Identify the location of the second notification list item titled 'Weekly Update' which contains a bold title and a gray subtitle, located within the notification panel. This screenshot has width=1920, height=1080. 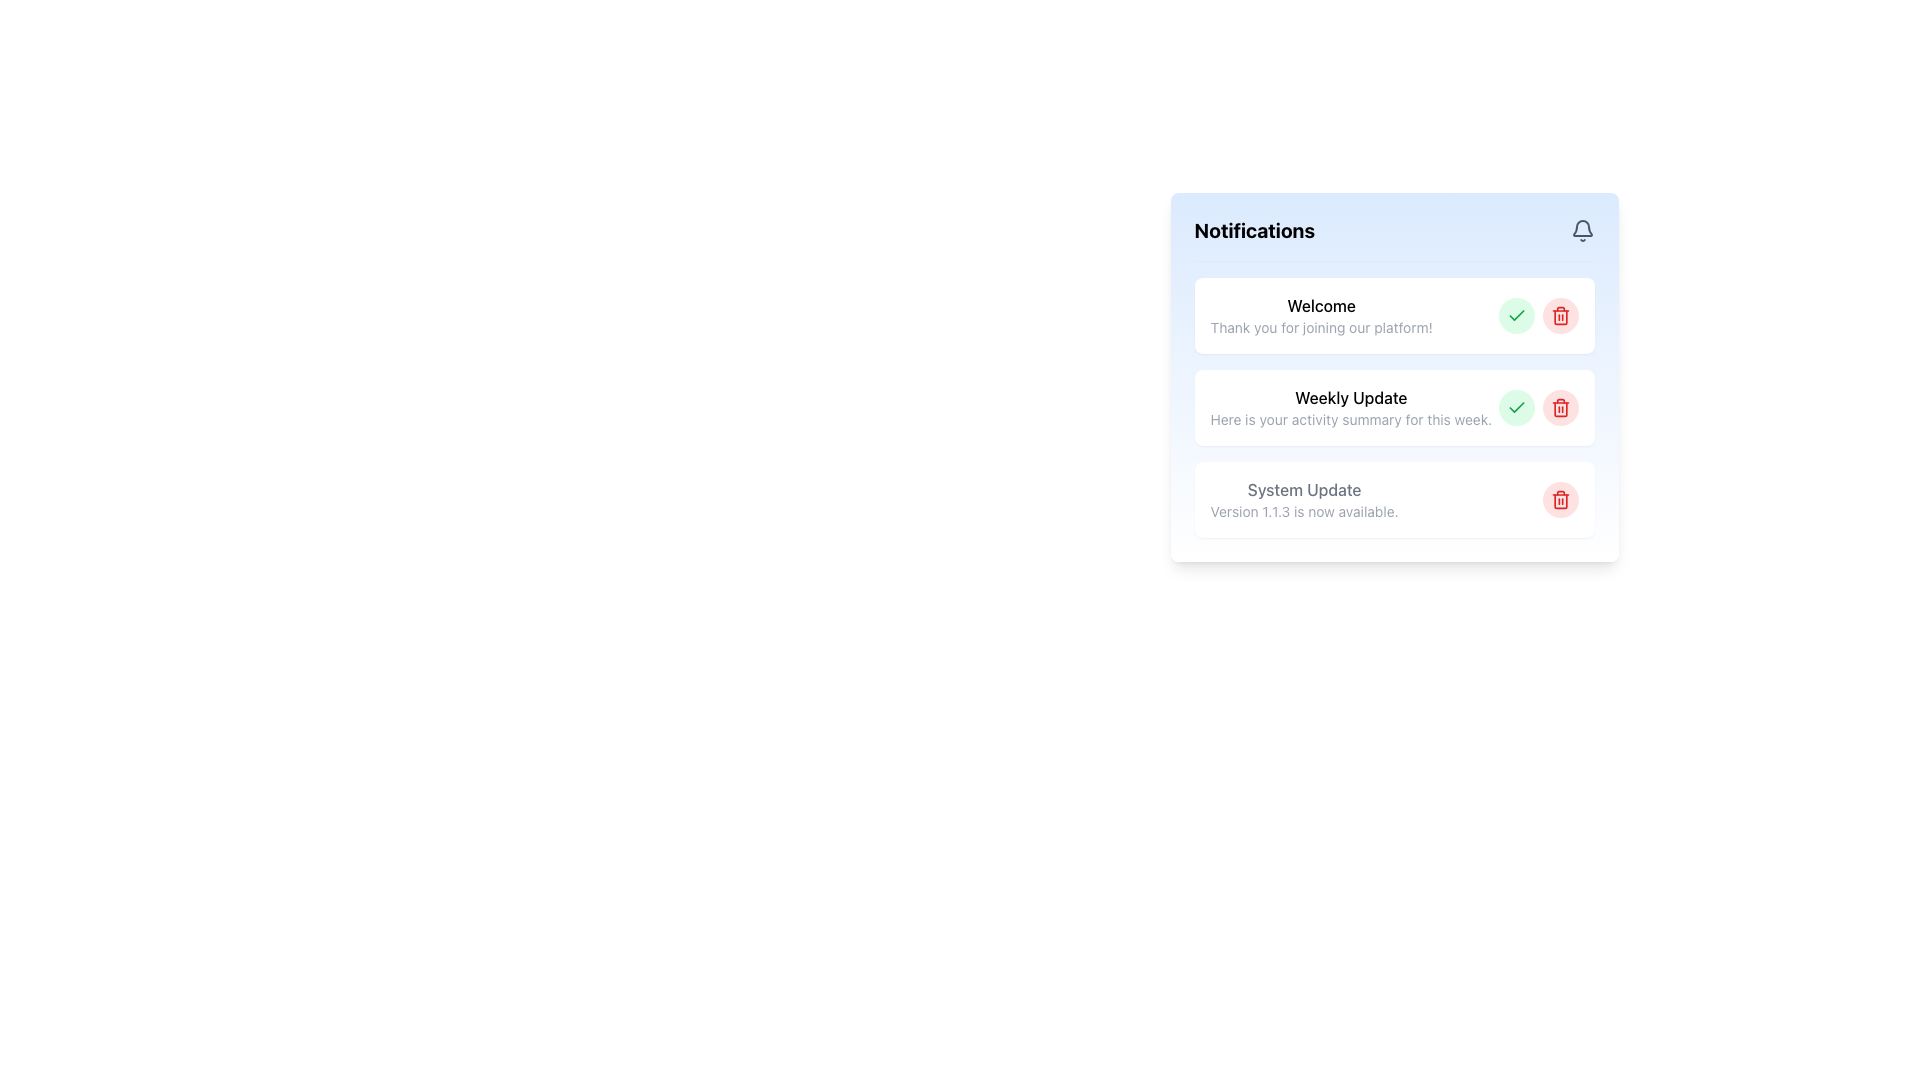
(1393, 377).